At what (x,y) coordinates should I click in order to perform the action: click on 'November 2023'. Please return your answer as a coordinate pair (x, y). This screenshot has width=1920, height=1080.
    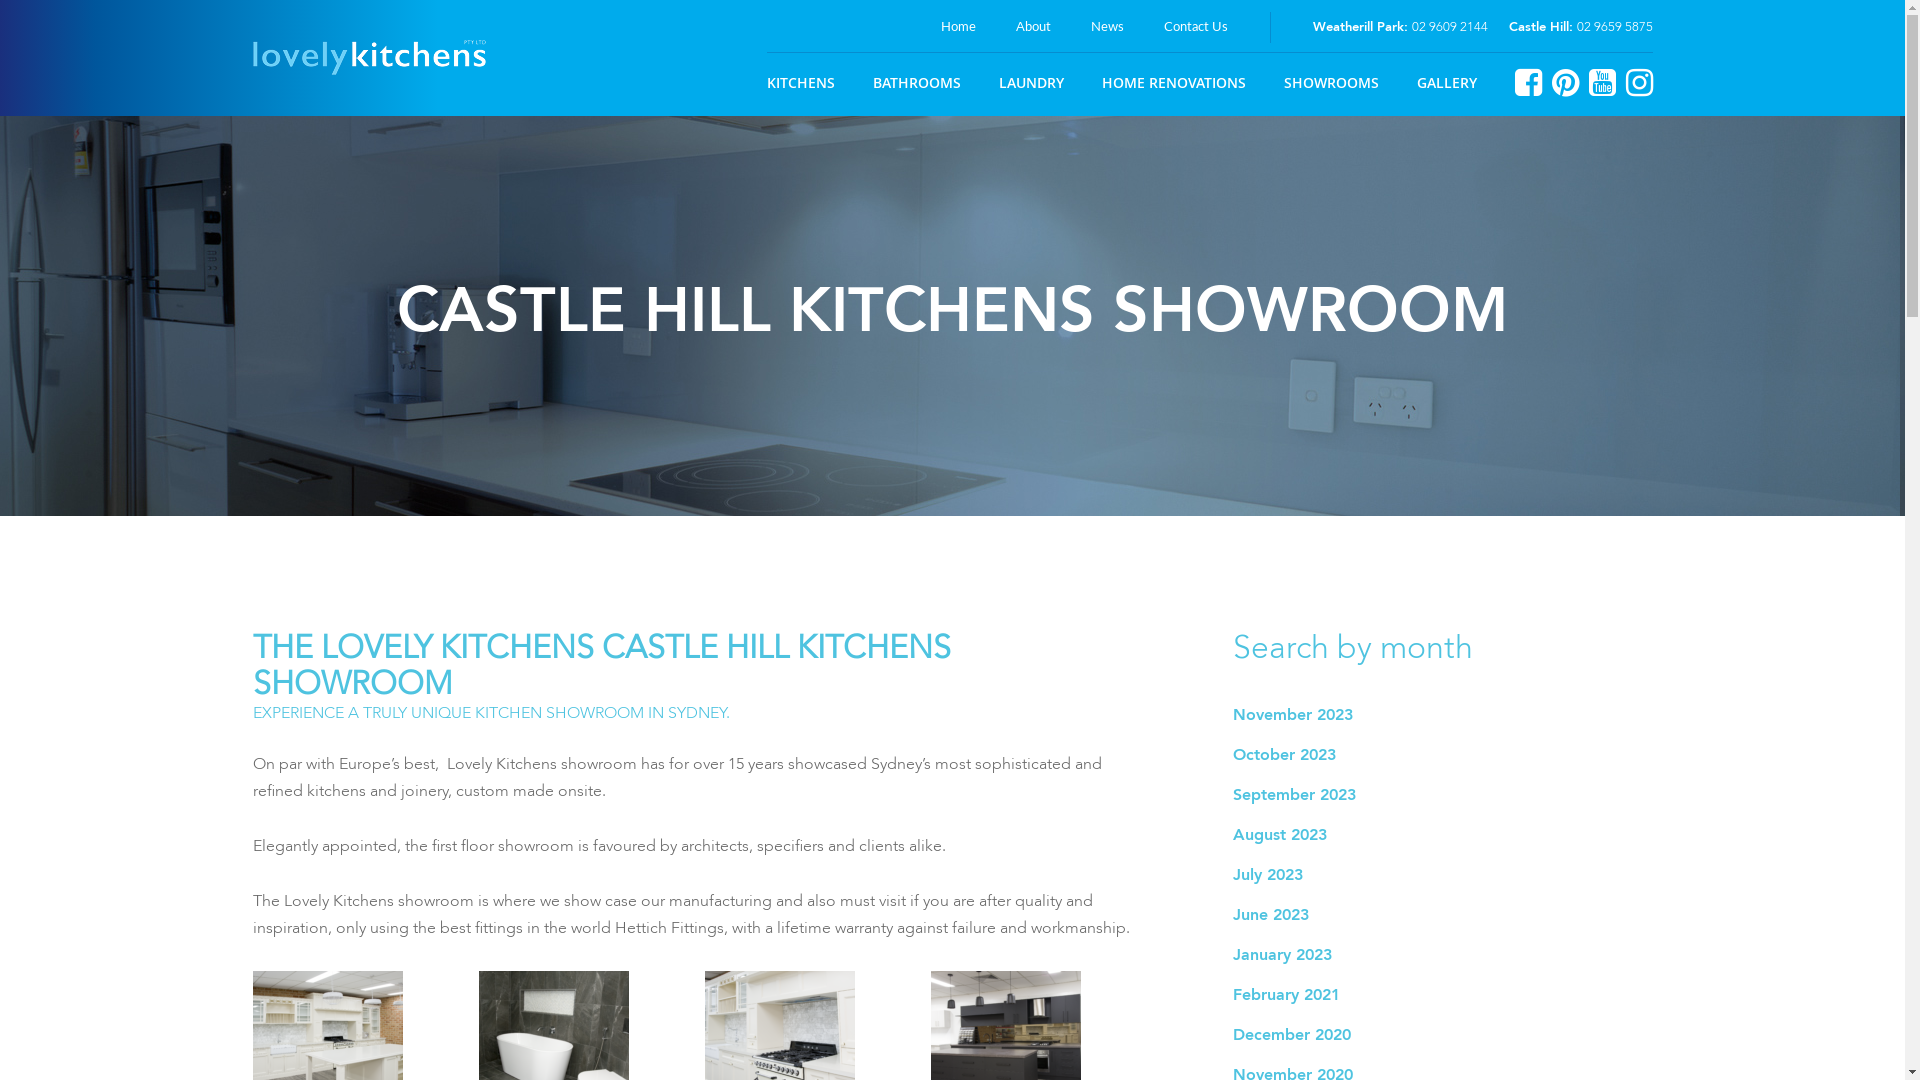
    Looking at the image, I should click on (1291, 715).